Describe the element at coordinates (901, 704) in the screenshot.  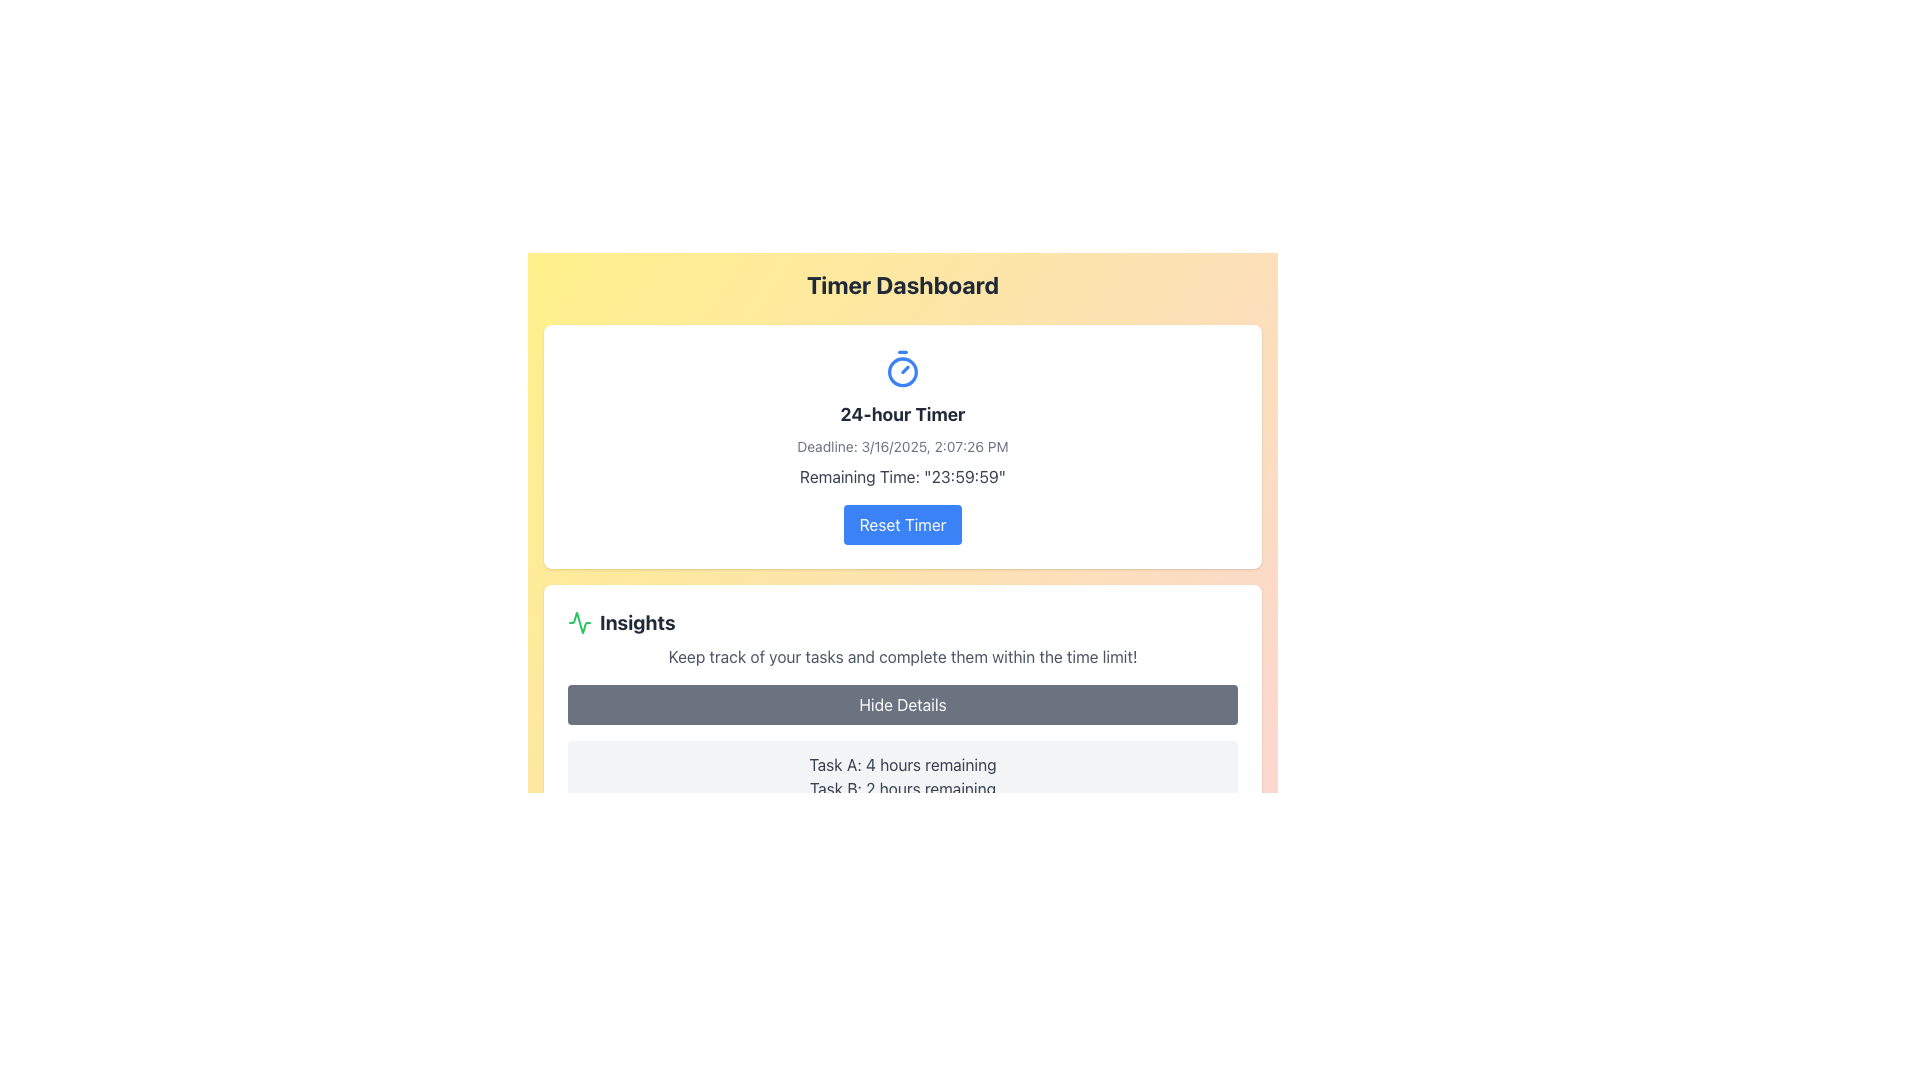
I see `the rectangular button with a dark gray background and white text reading 'Hide Details' to hide details` at that location.